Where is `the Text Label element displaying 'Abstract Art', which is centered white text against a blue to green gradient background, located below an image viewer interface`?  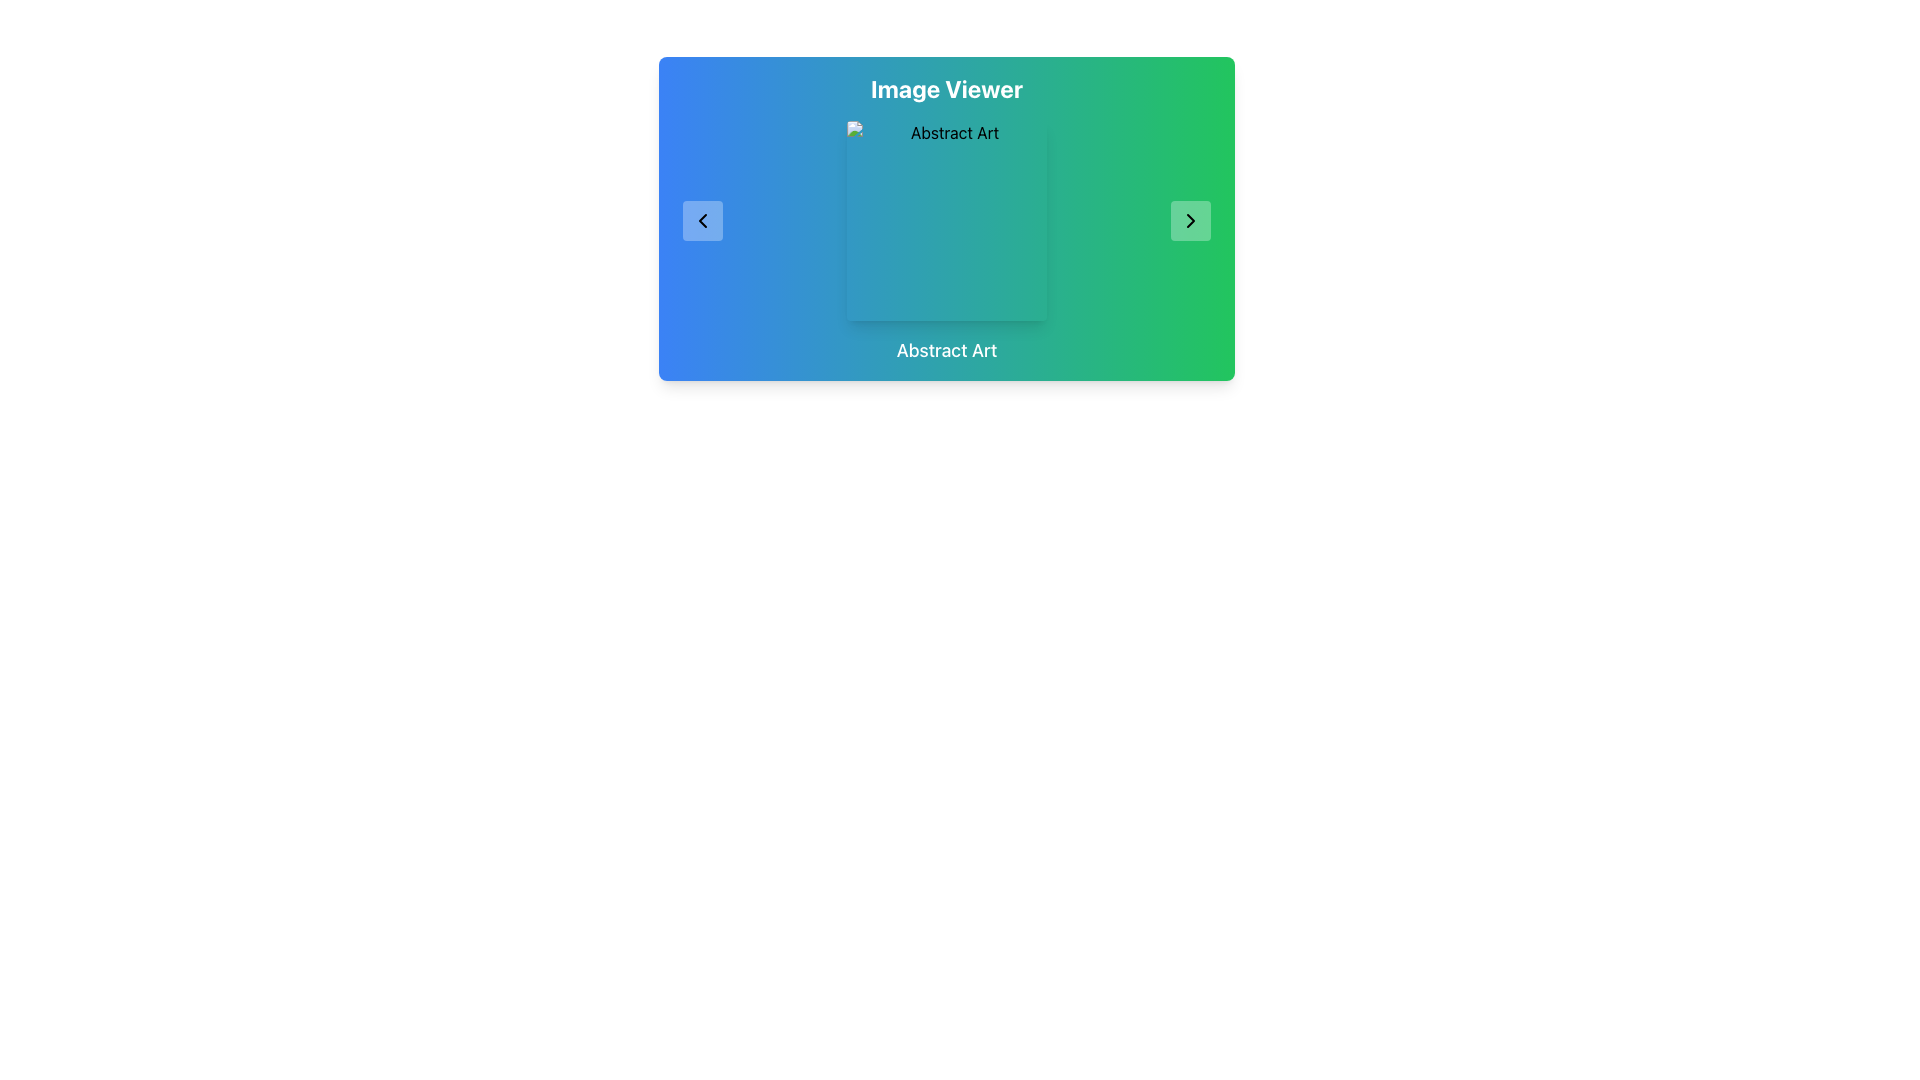
the Text Label element displaying 'Abstract Art', which is centered white text against a blue to green gradient background, located below an image viewer interface is located at coordinates (945, 350).